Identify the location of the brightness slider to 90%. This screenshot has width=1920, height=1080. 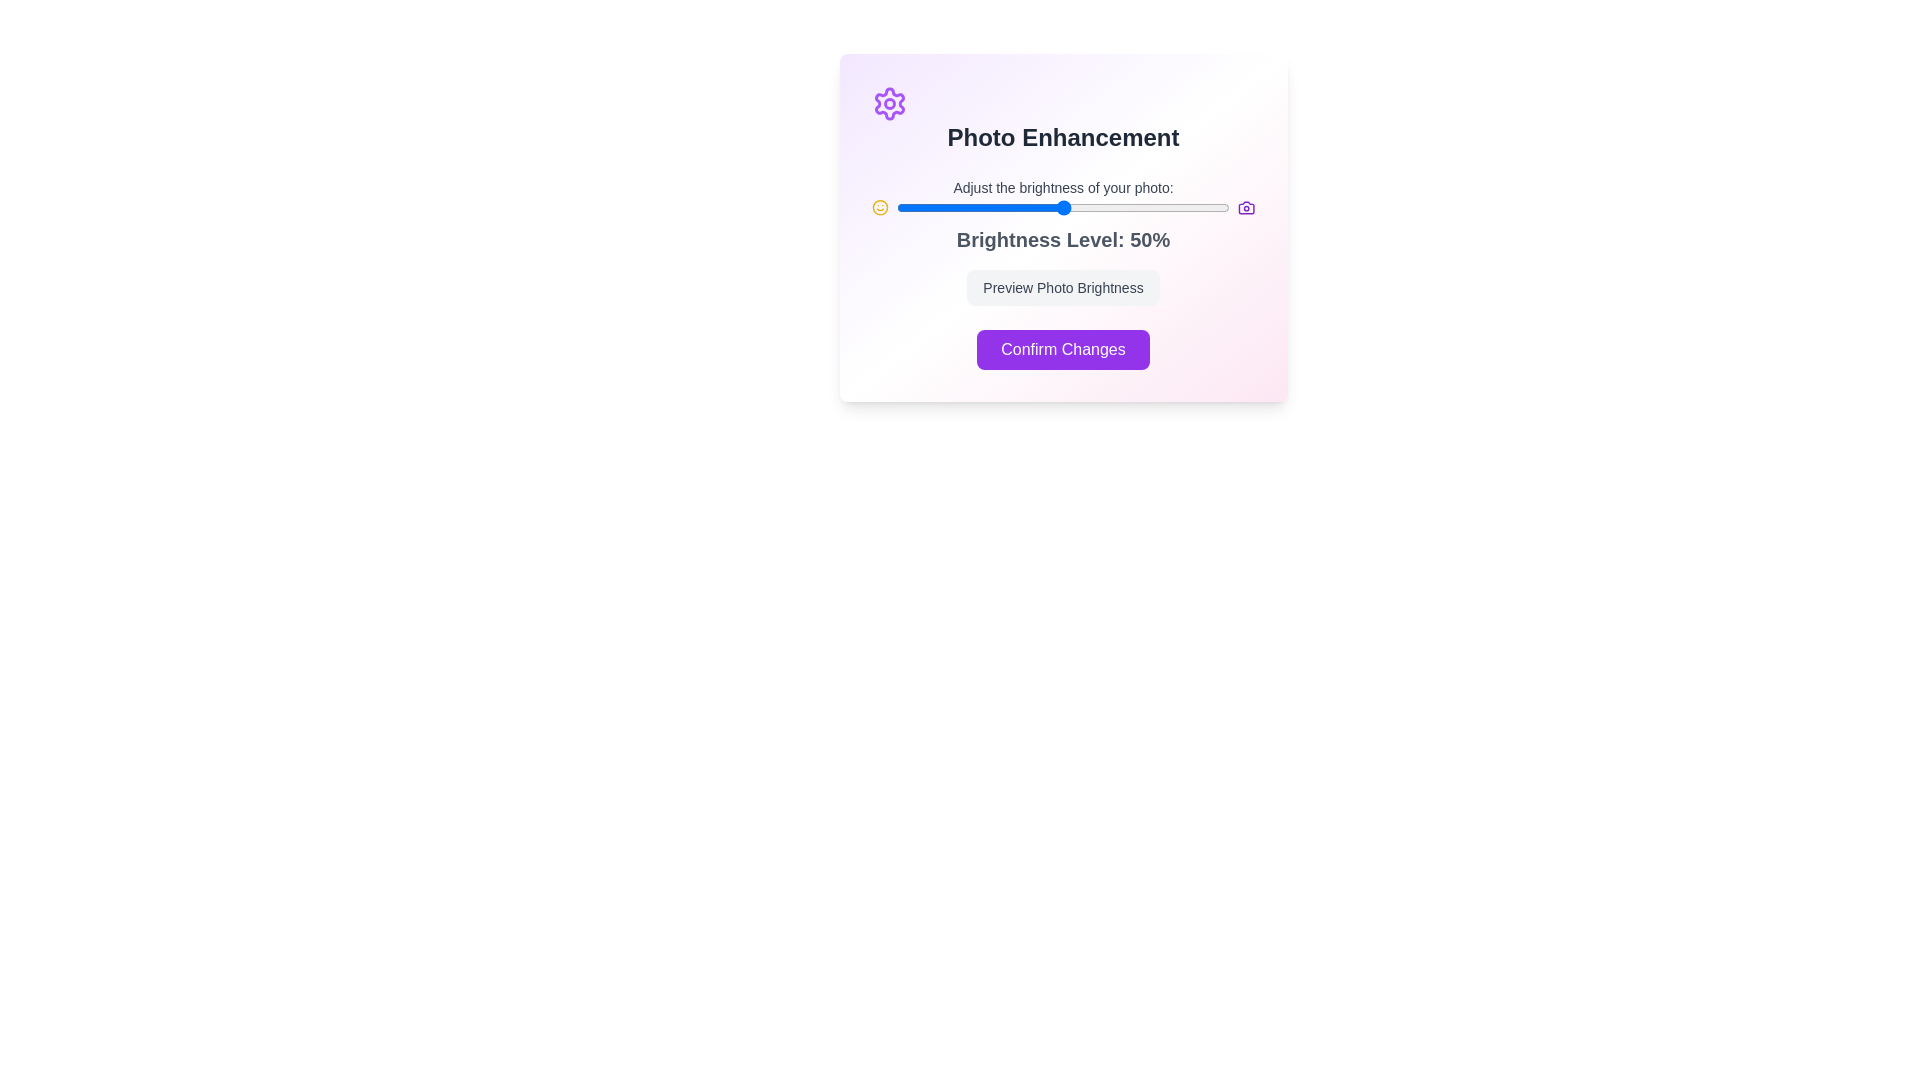
(1196, 208).